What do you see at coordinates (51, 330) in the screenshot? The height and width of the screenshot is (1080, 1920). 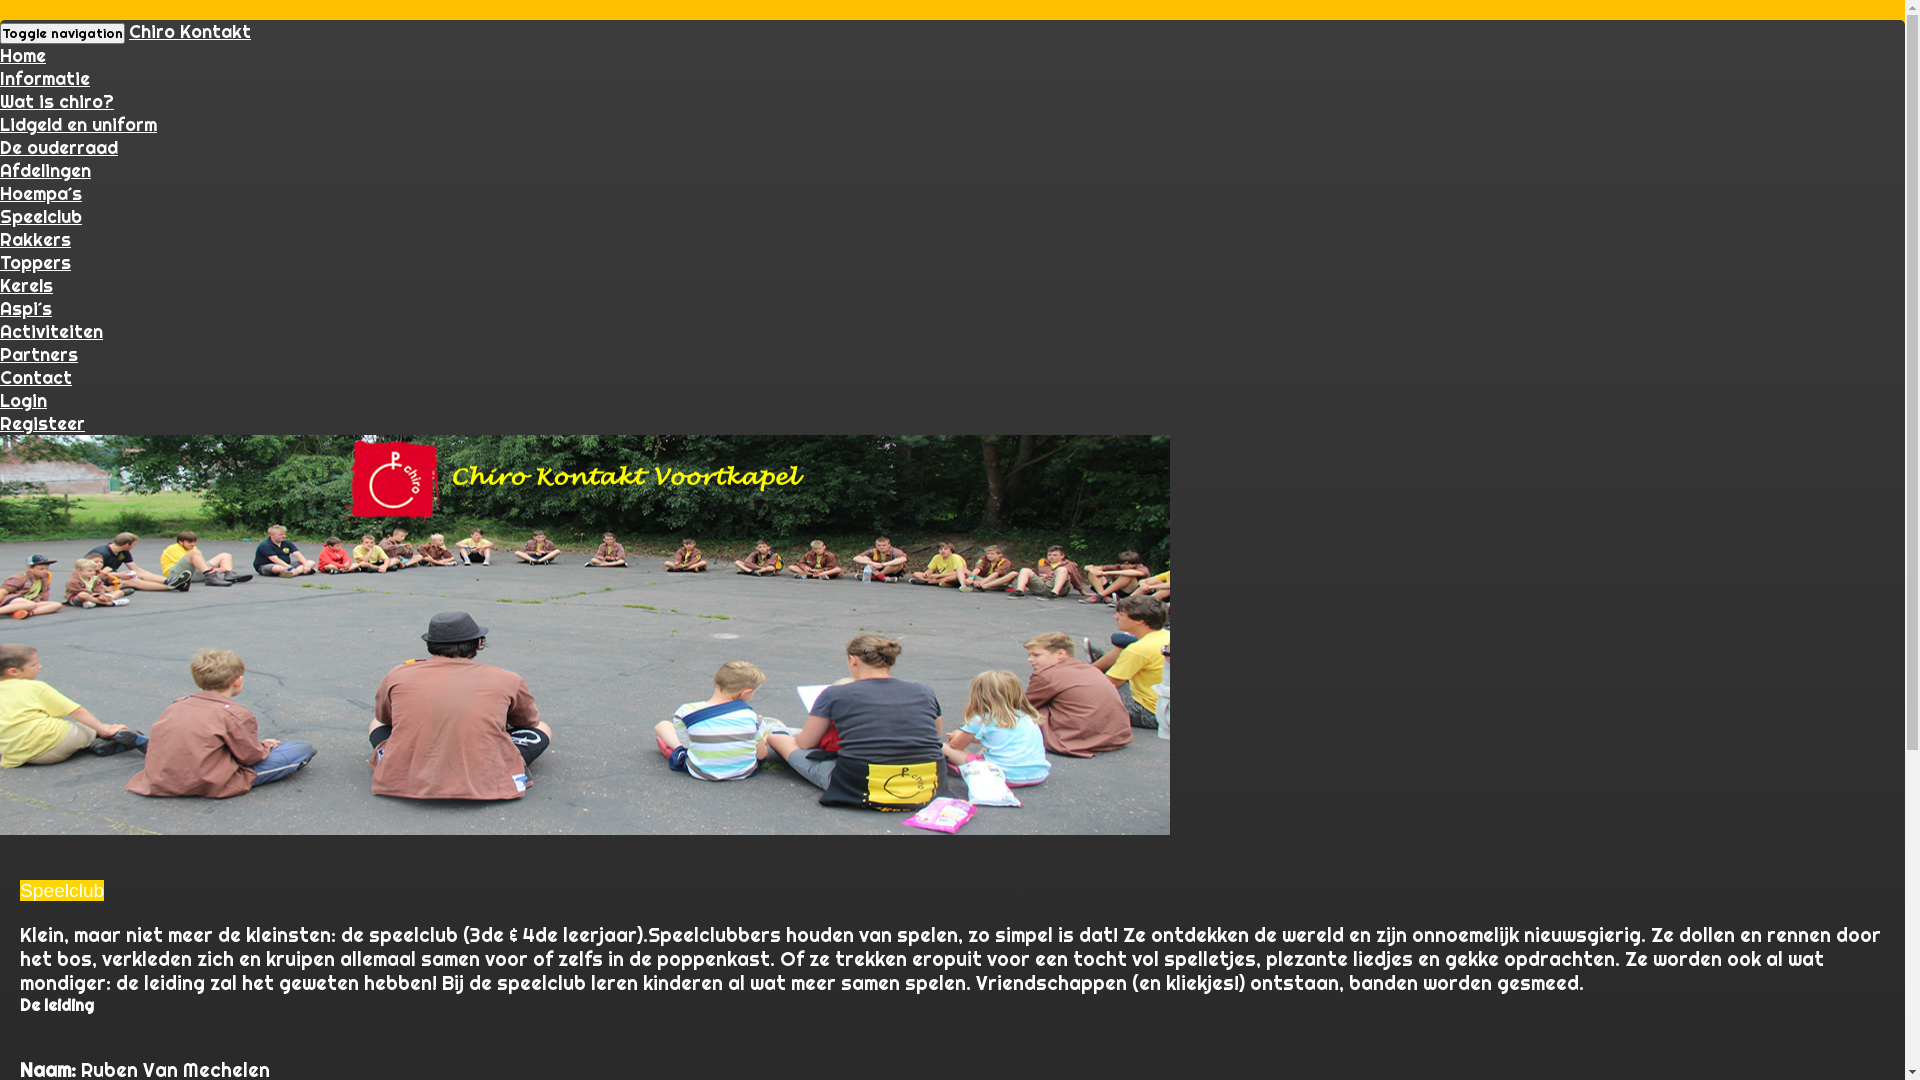 I see `'Activiteiten'` at bounding box center [51, 330].